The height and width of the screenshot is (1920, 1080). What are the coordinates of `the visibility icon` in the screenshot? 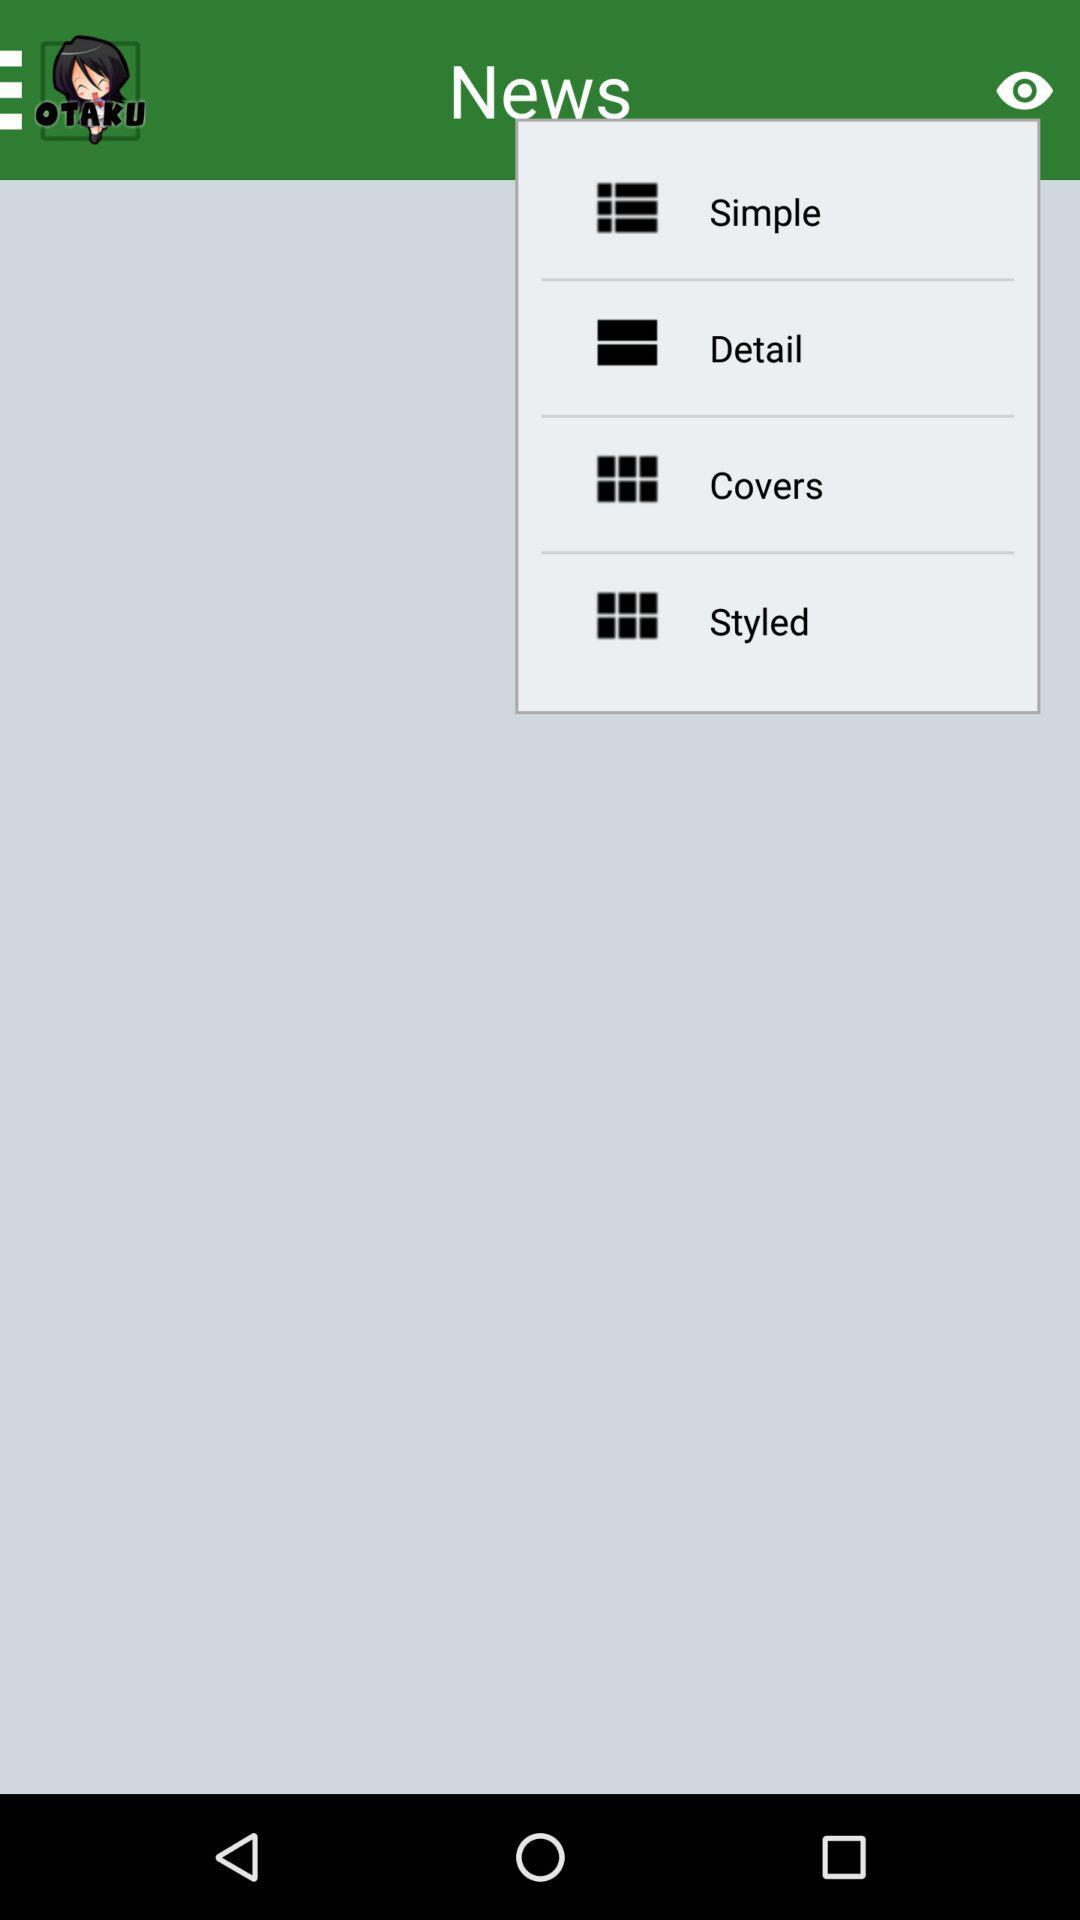 It's located at (1024, 89).